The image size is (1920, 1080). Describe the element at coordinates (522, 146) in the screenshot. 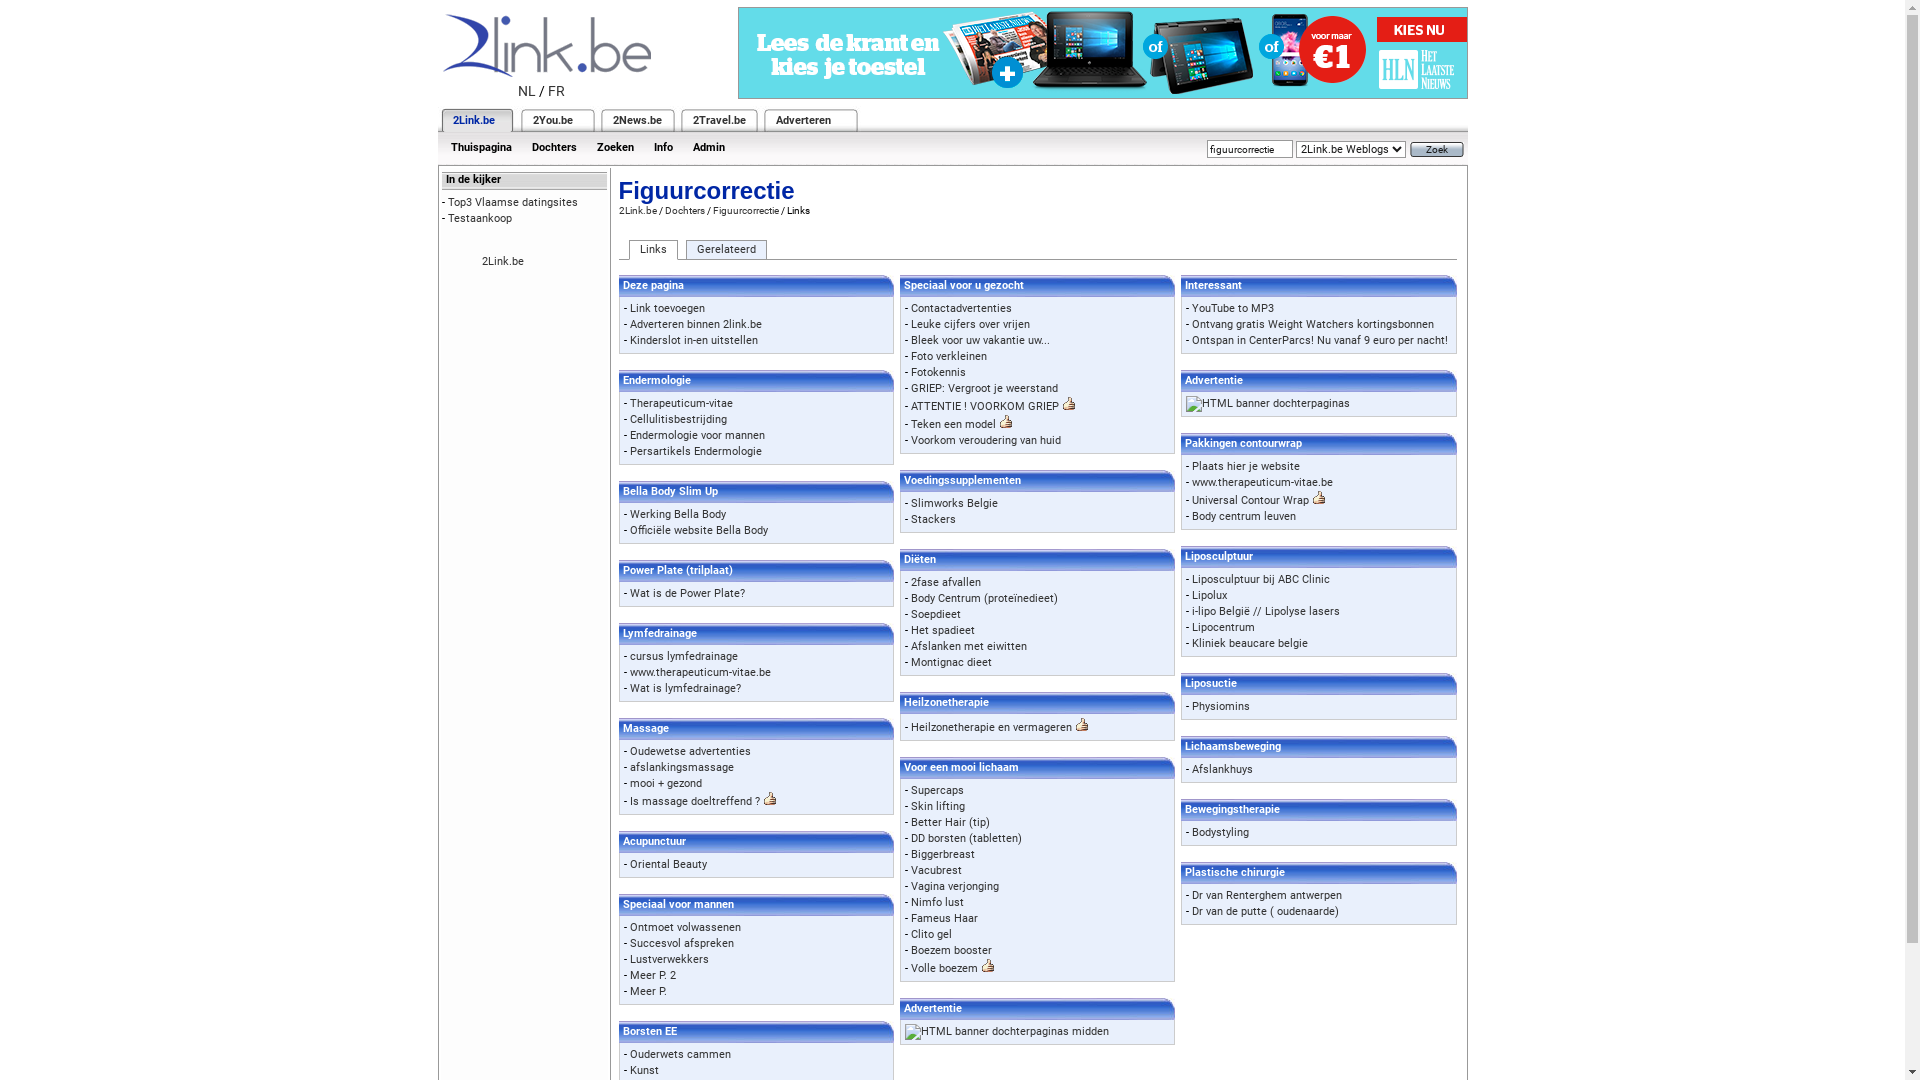

I see `'Dochters'` at that location.